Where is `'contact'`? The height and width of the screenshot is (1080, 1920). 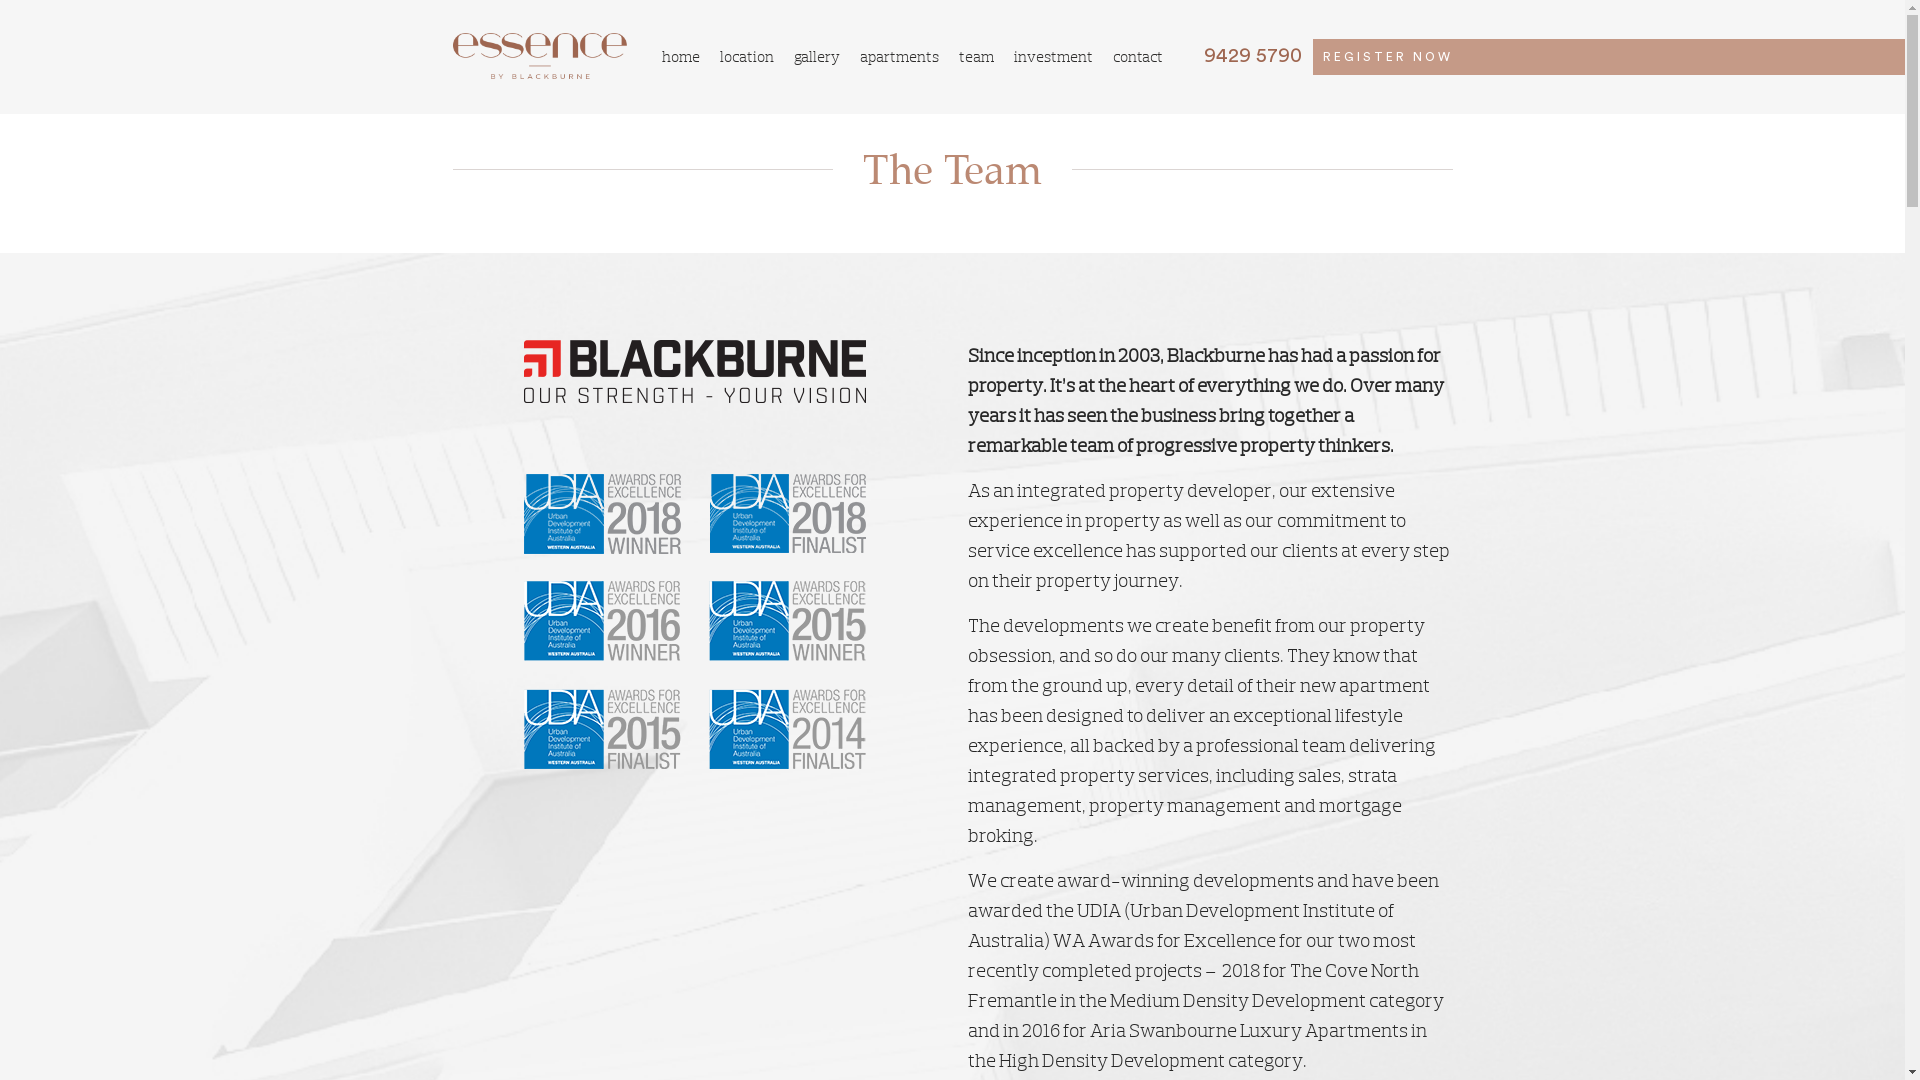
'contact' is located at coordinates (1137, 55).